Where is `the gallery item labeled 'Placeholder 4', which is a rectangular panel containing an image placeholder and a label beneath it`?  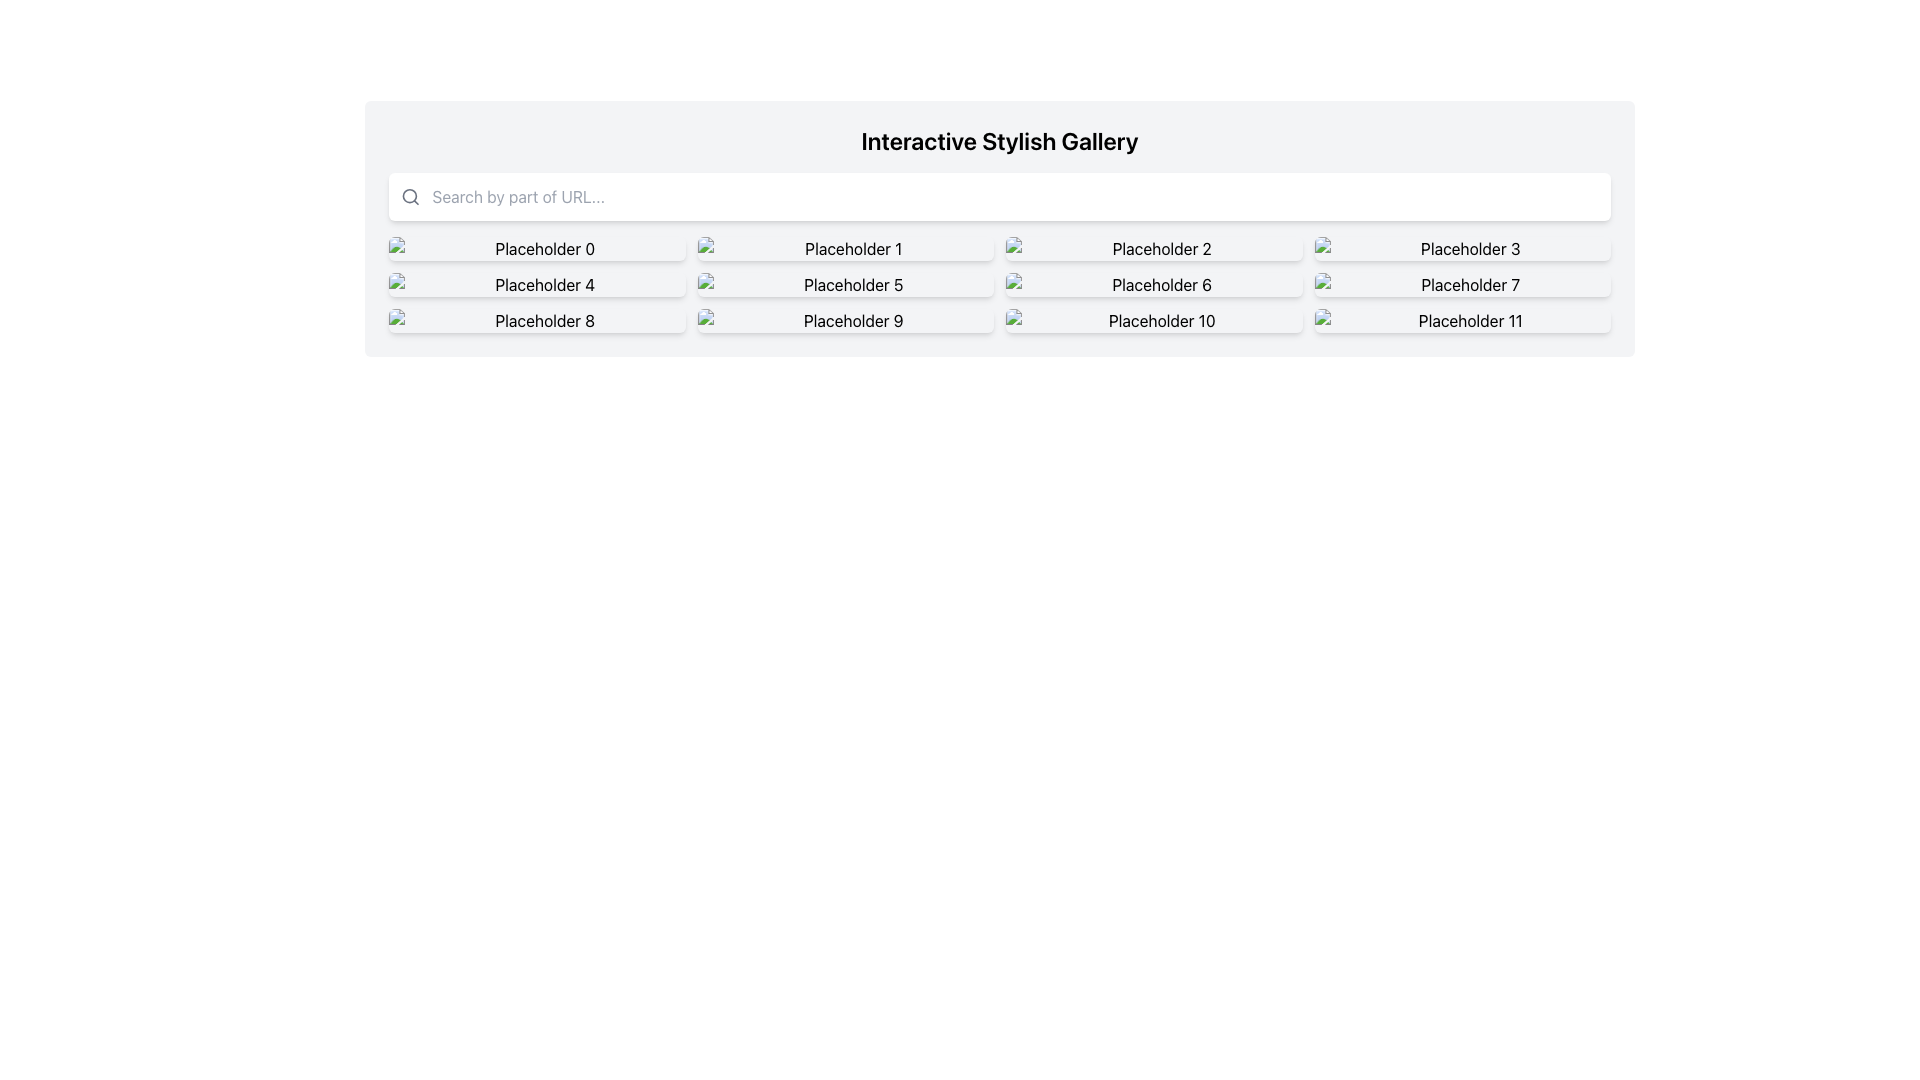 the gallery item labeled 'Placeholder 4', which is a rectangular panel containing an image placeholder and a label beneath it is located at coordinates (537, 285).